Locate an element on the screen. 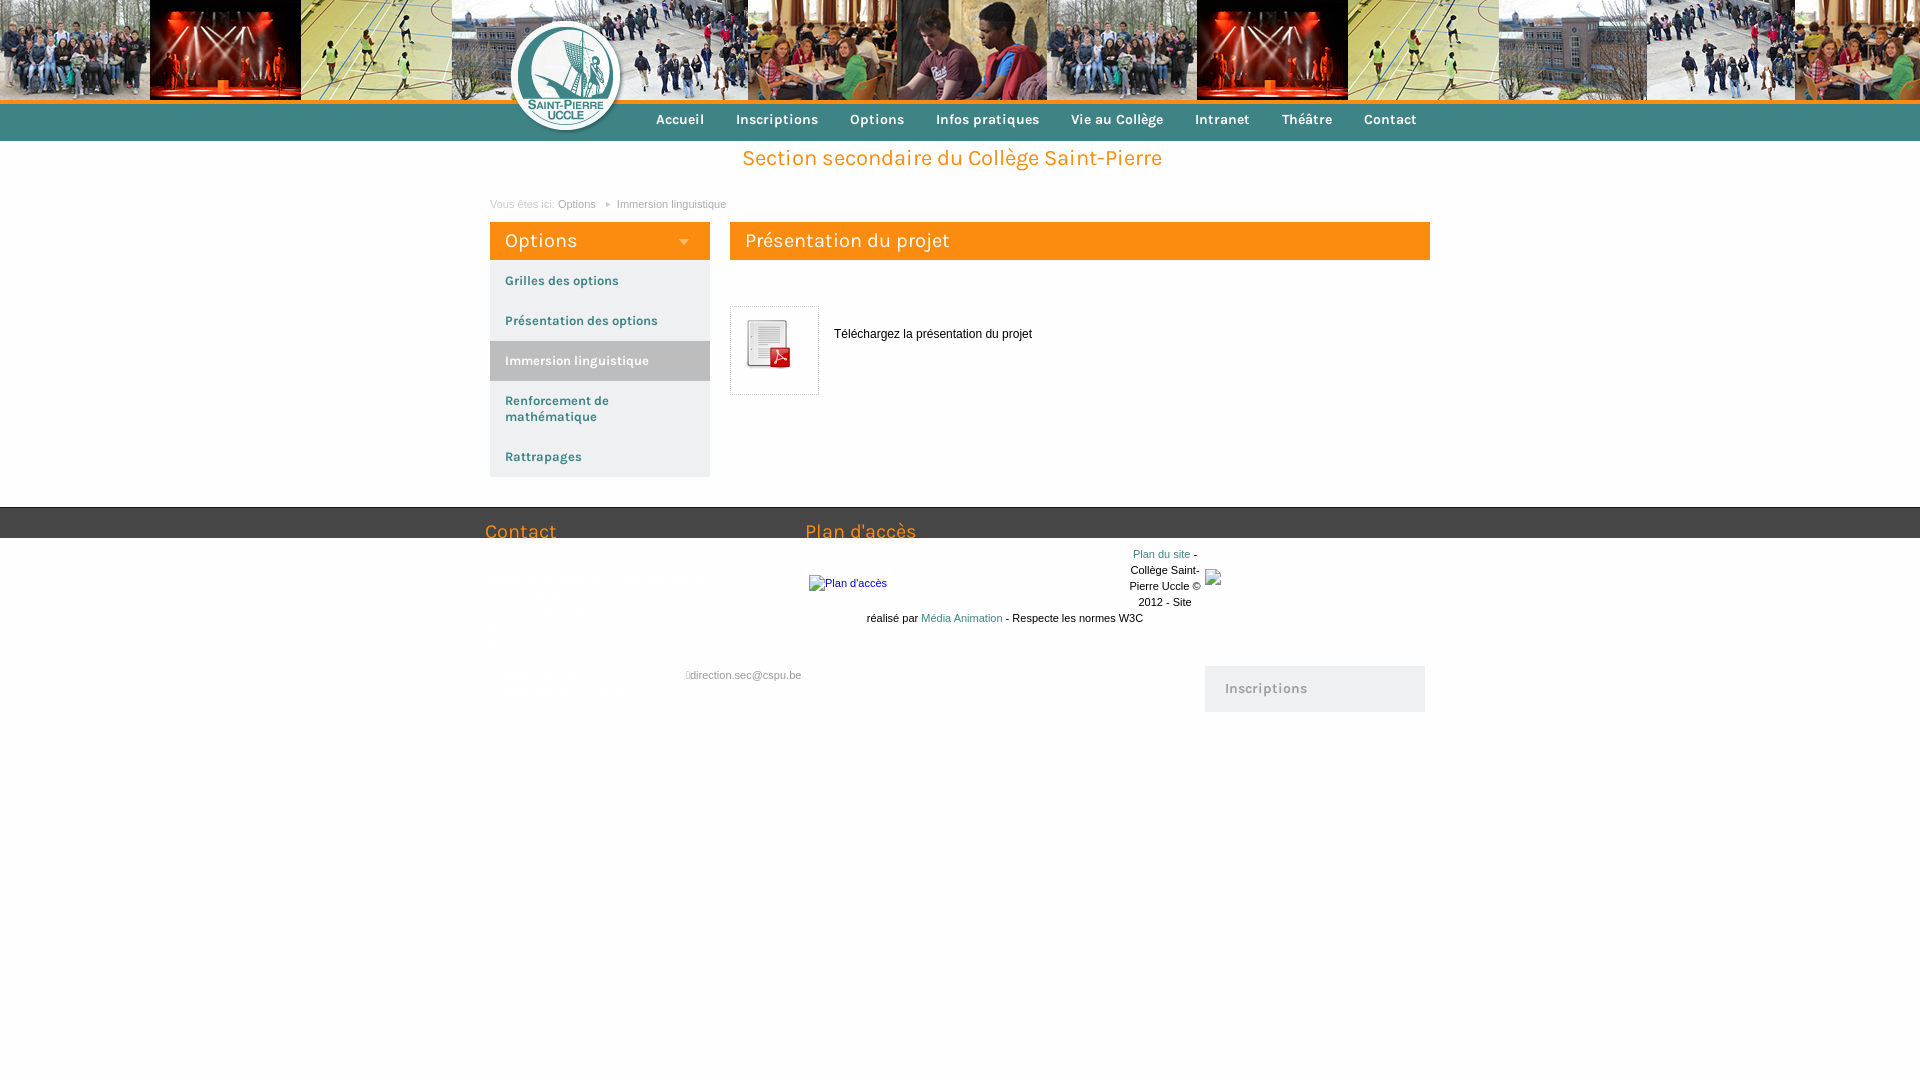 This screenshot has height=1080, width=1920. 'Accueil' is located at coordinates (638, 119).